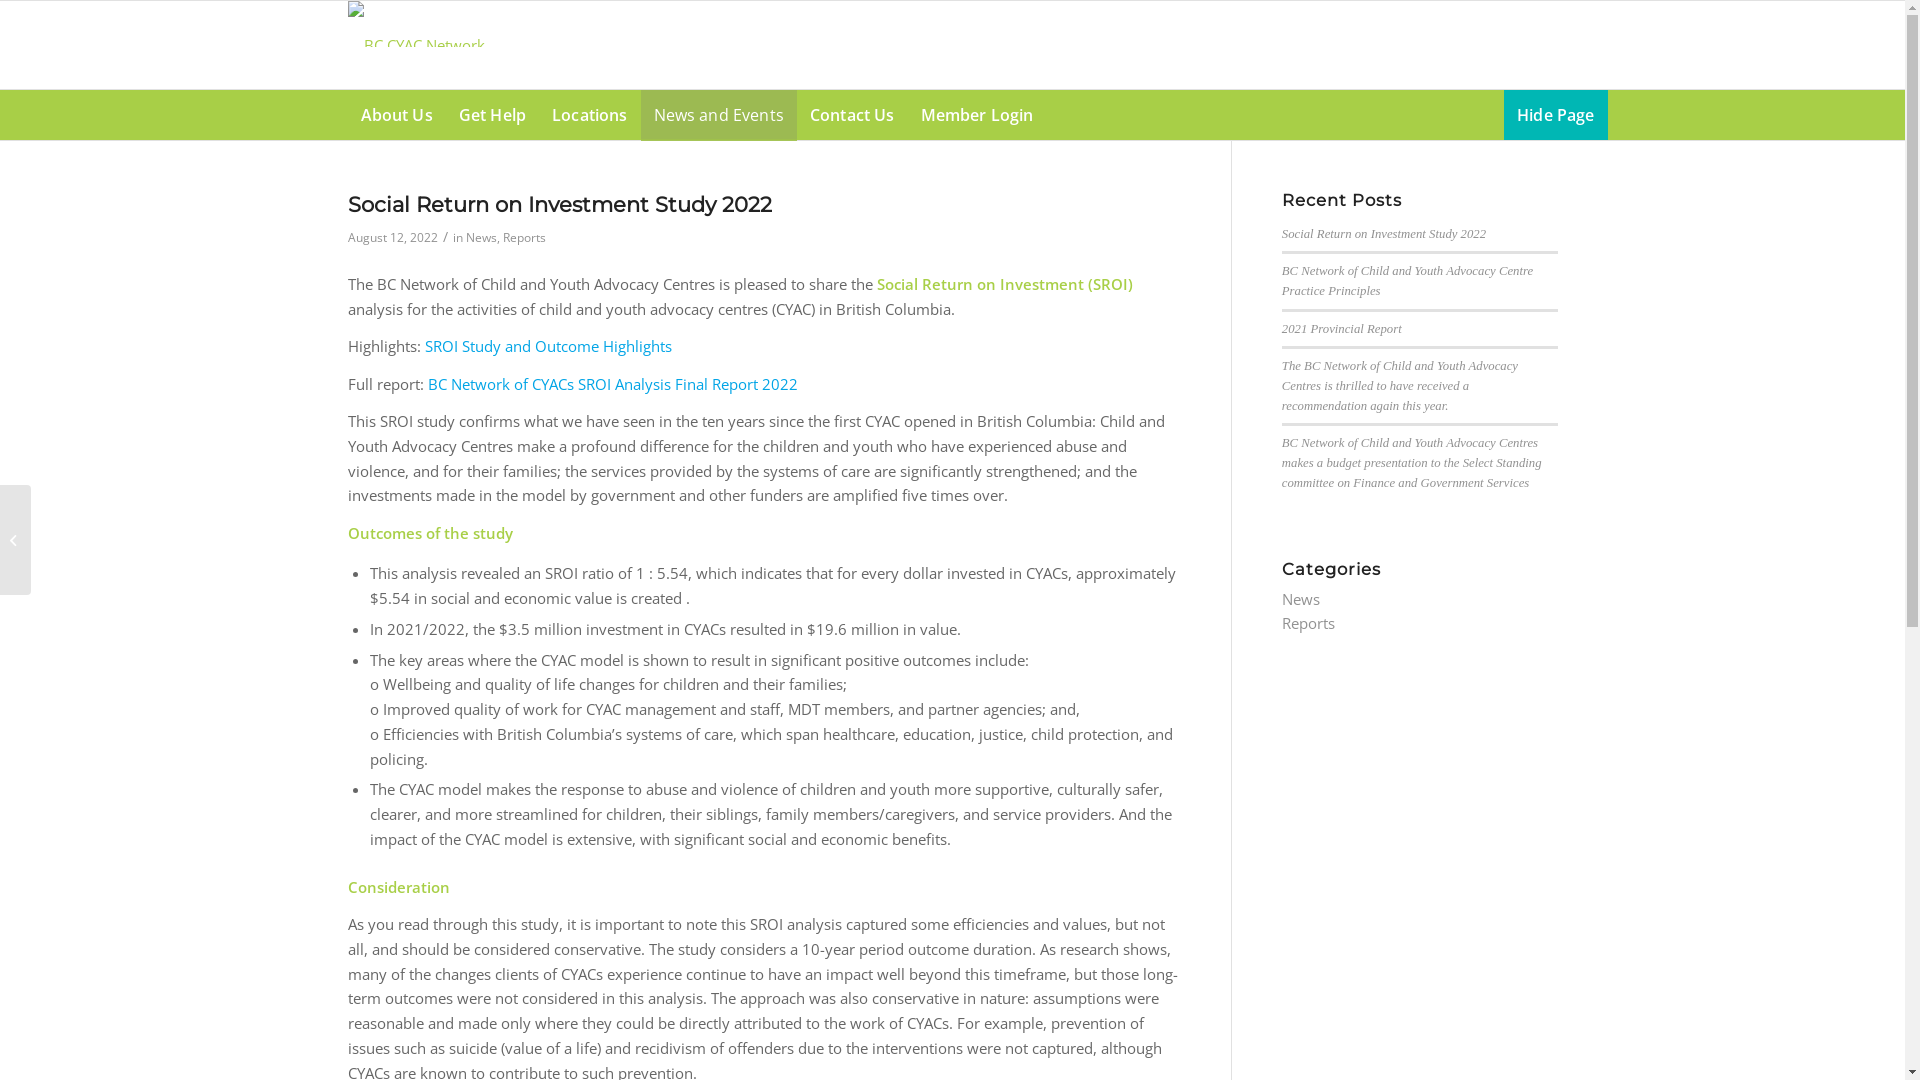 This screenshot has width=1920, height=1080. I want to click on 'BC Network of CYACs SROI Analysis Final Report 2022', so click(612, 384).